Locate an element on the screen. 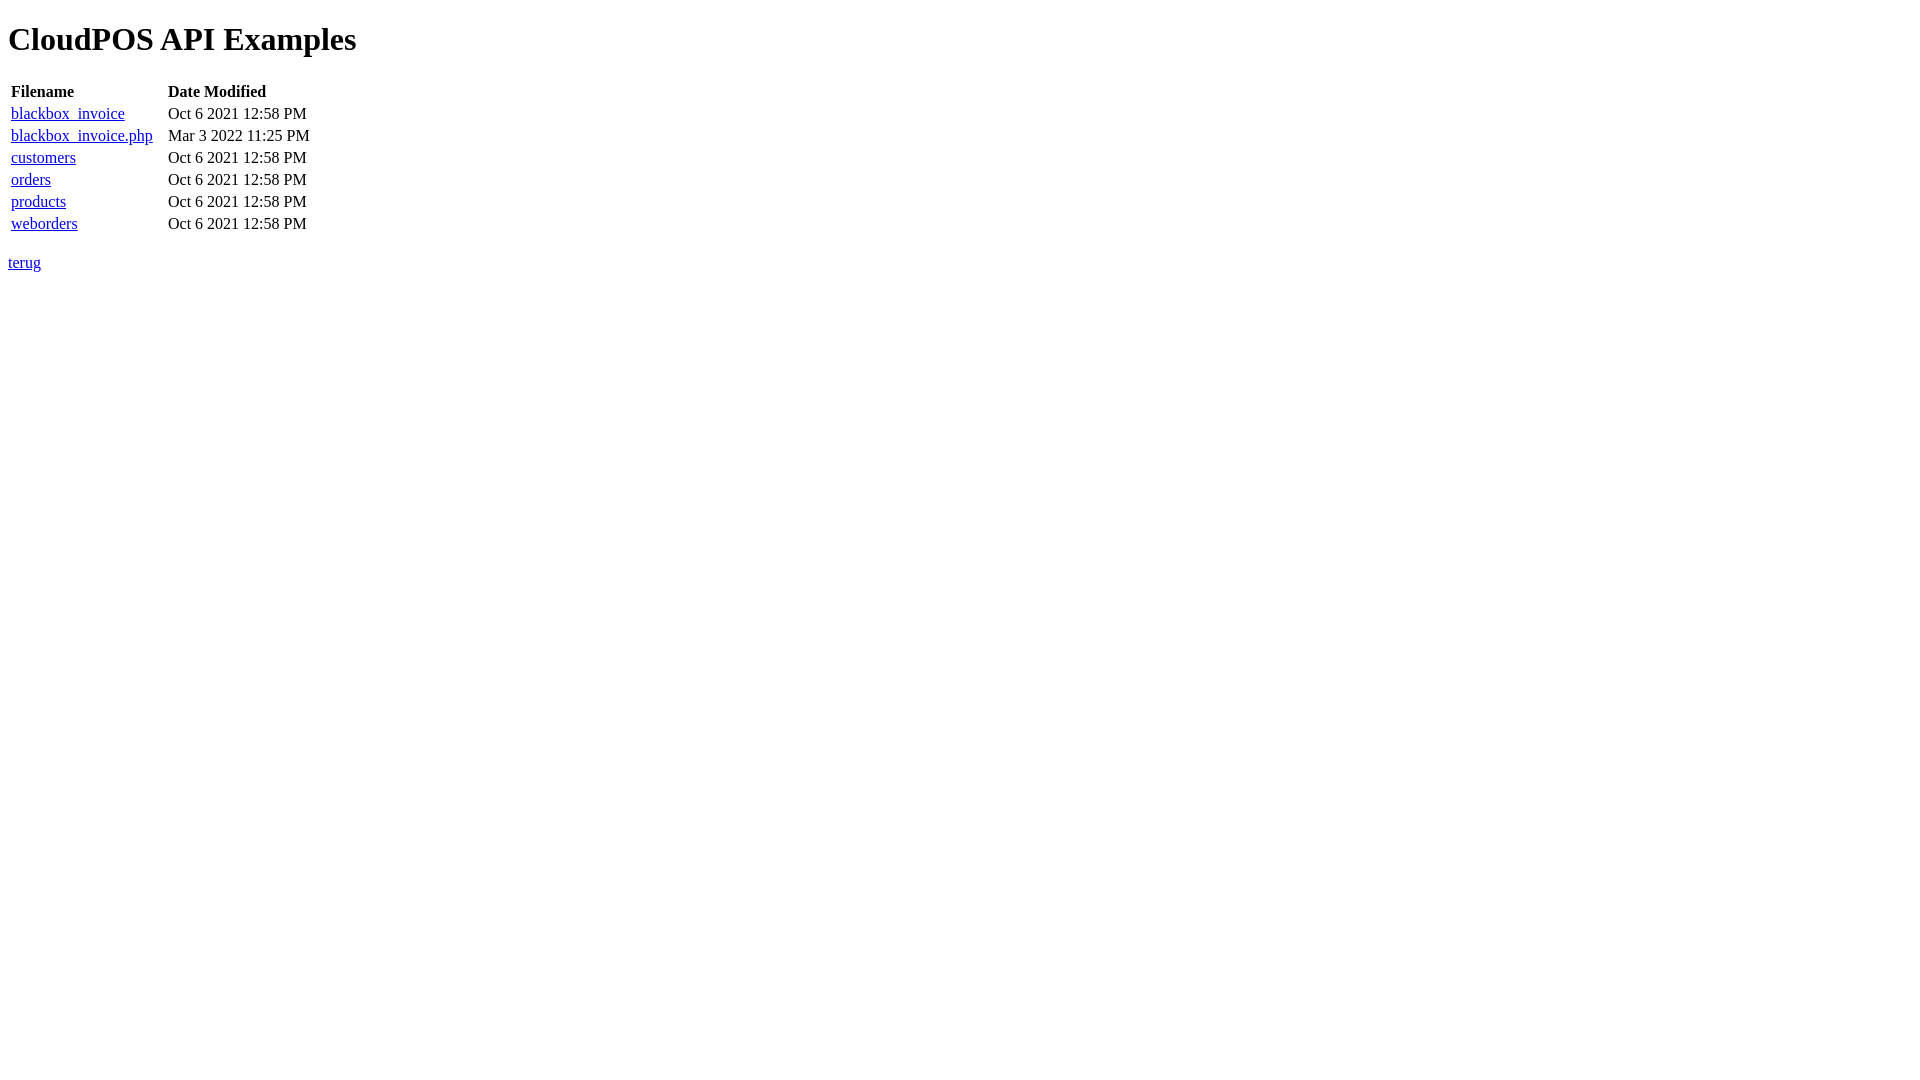 This screenshot has height=1080, width=1920. 'products' is located at coordinates (38, 201).